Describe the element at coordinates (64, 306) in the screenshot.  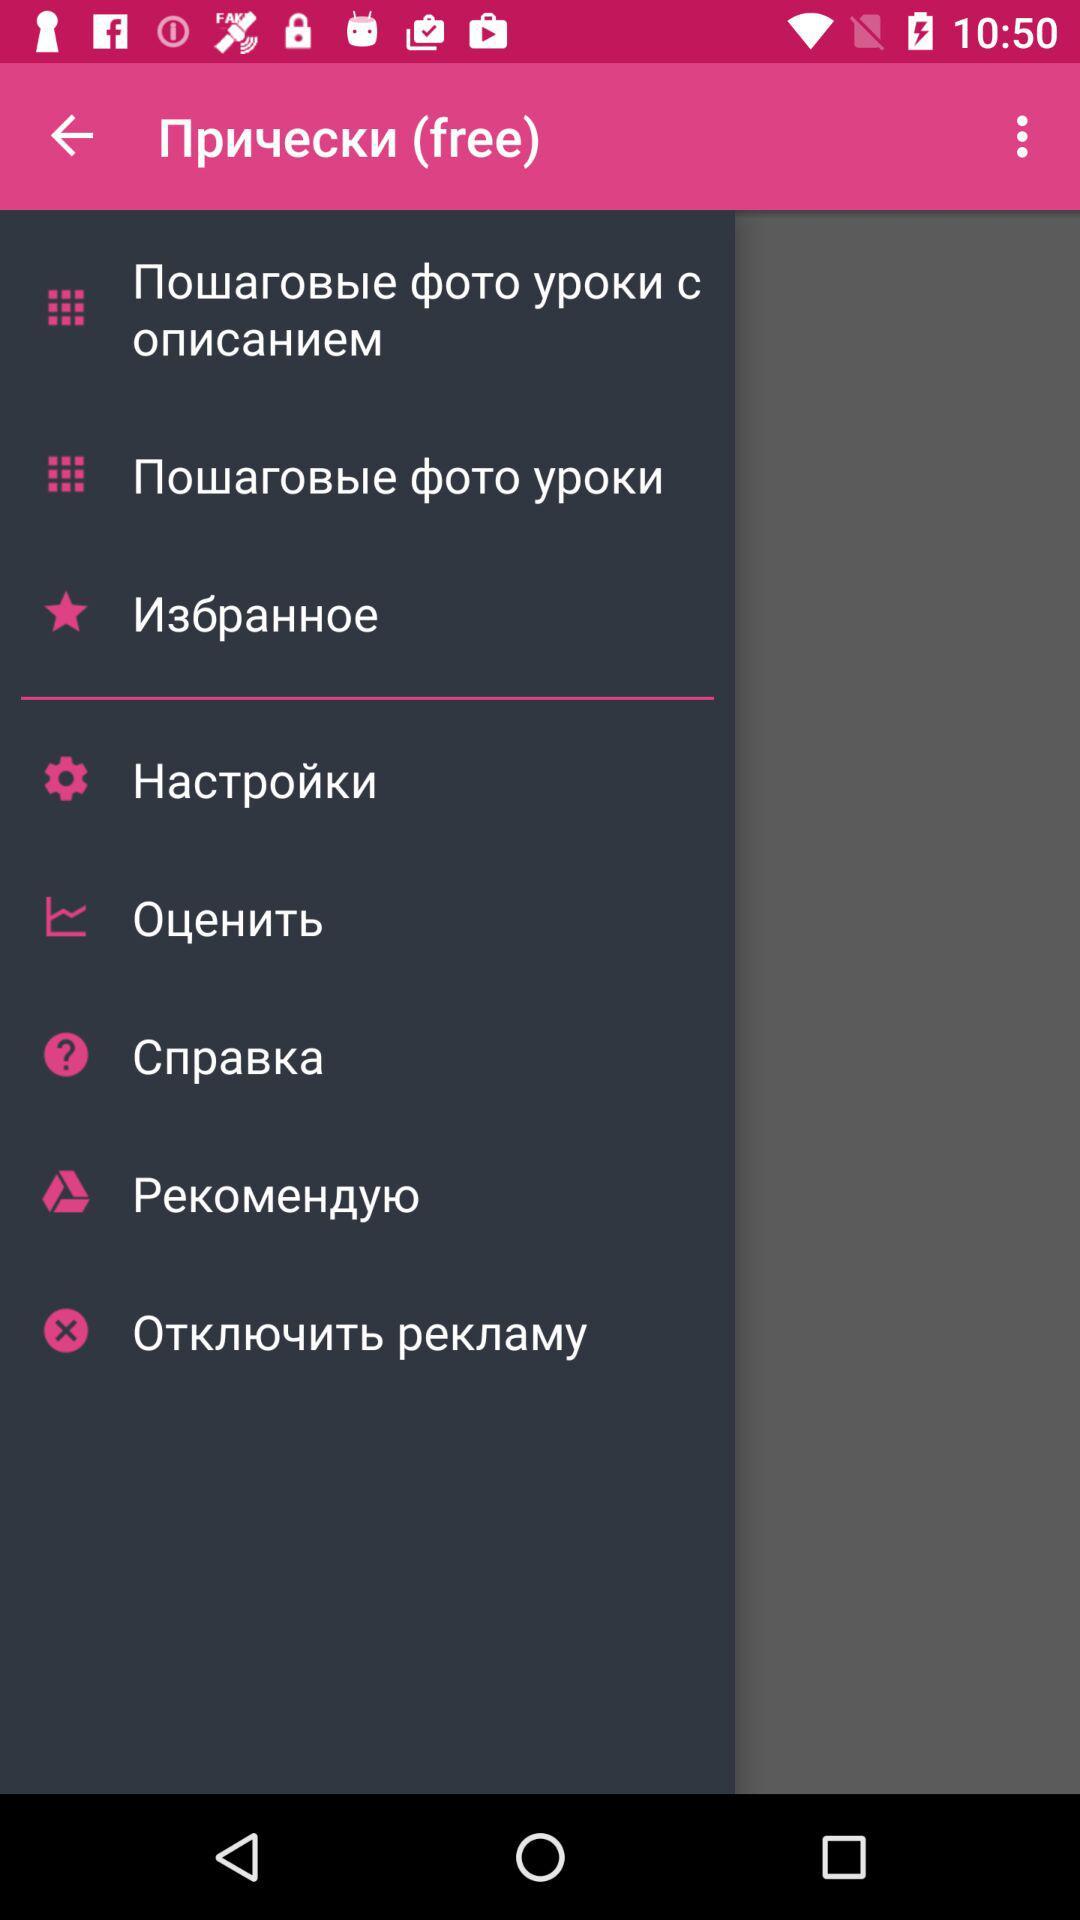
I see `the first menu symbol  from the options` at that location.